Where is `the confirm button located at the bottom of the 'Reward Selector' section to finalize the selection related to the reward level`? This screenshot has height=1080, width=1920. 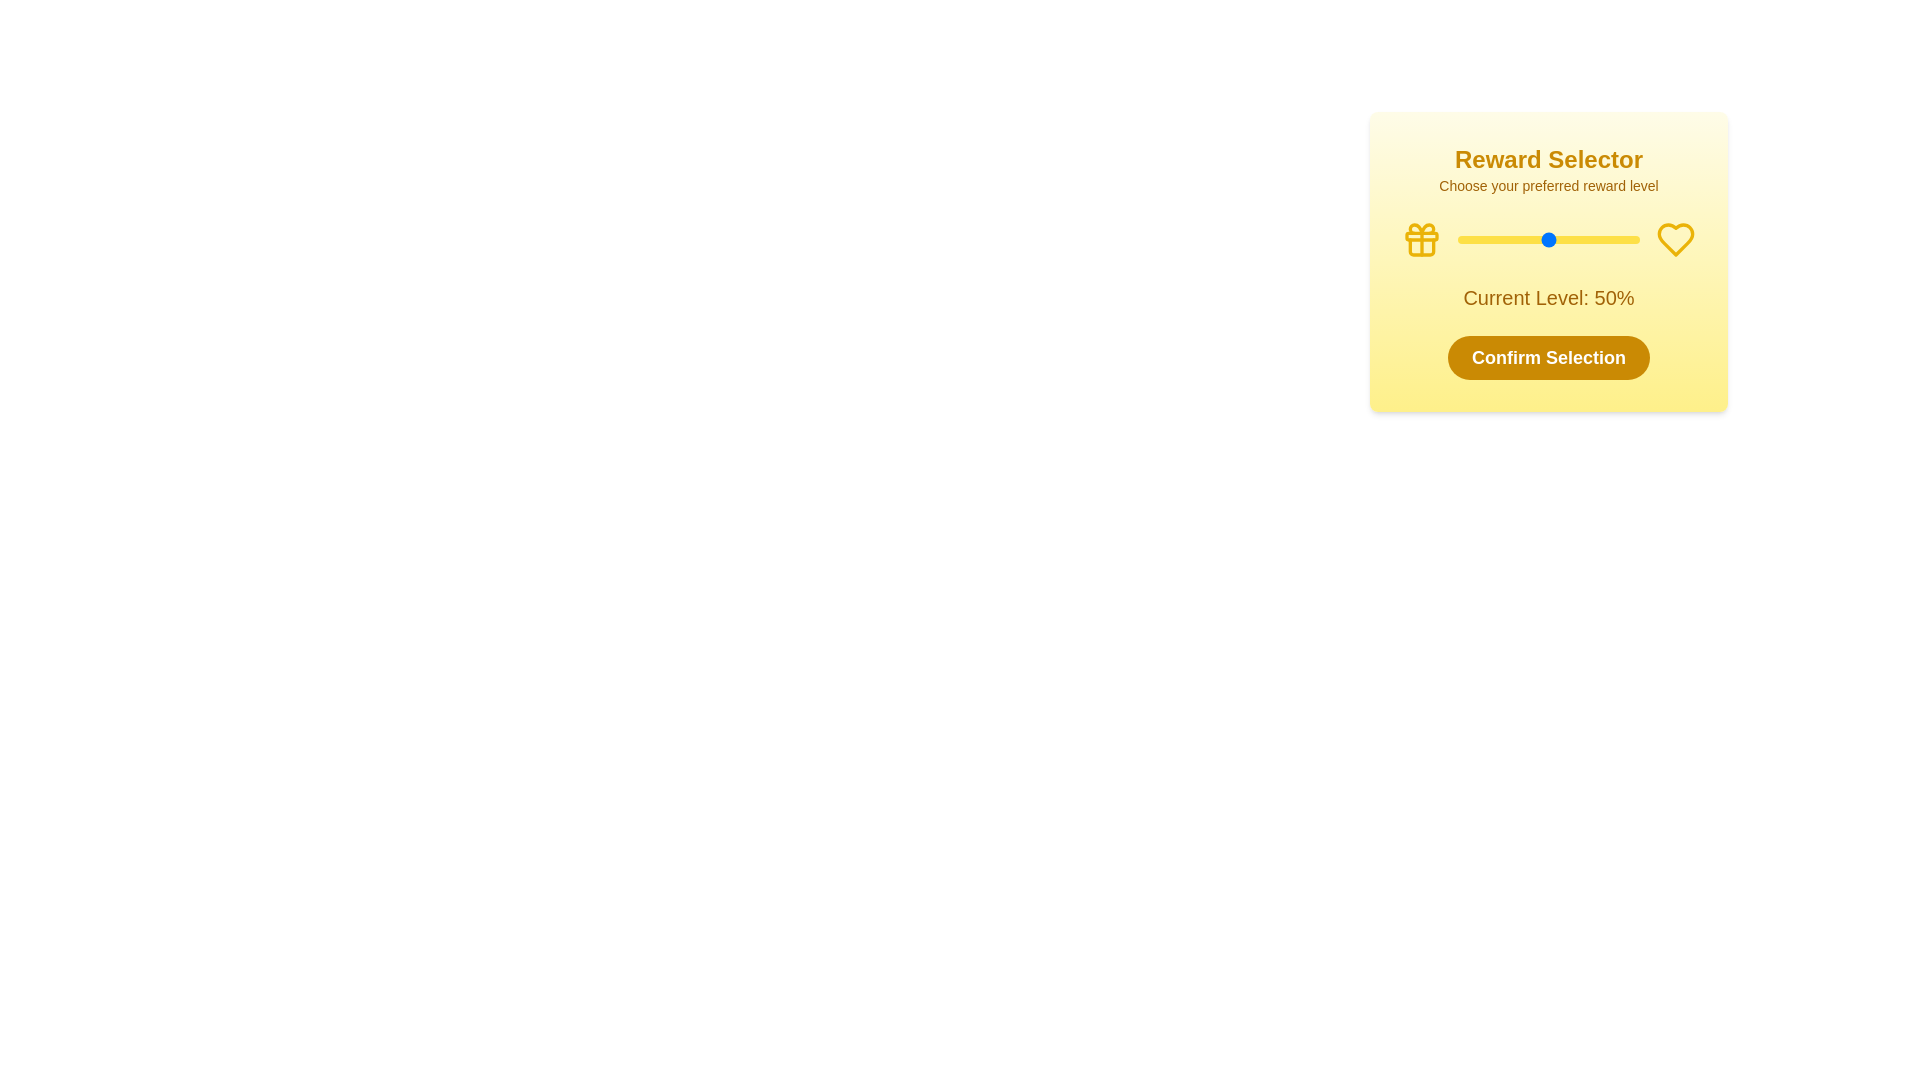
the confirm button located at the bottom of the 'Reward Selector' section to finalize the selection related to the reward level is located at coordinates (1548, 357).